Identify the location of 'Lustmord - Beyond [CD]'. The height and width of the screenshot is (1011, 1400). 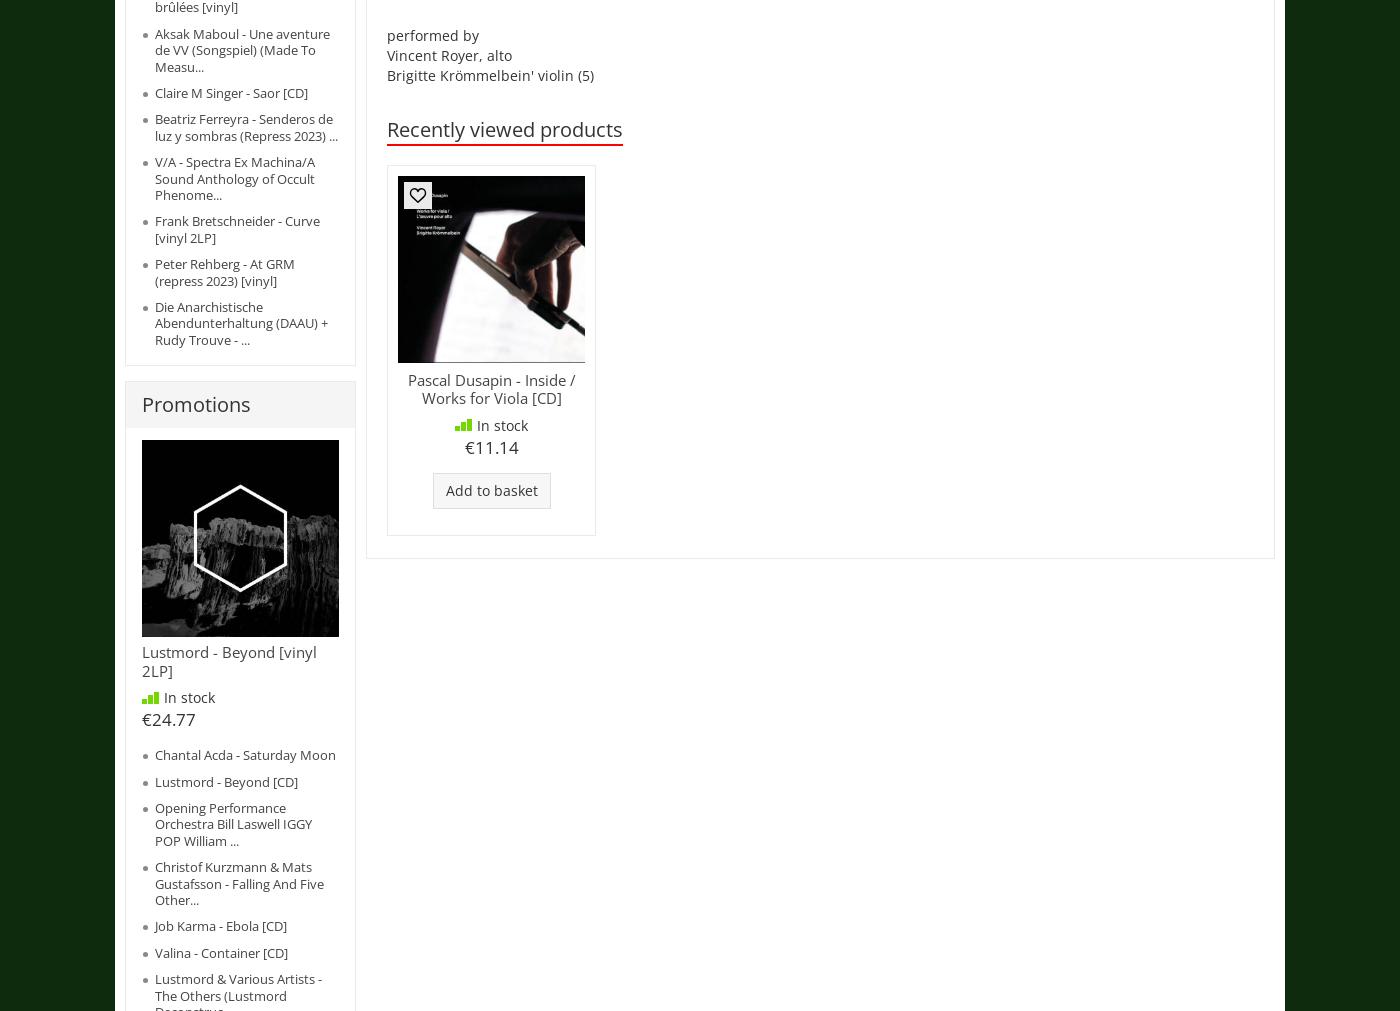
(226, 779).